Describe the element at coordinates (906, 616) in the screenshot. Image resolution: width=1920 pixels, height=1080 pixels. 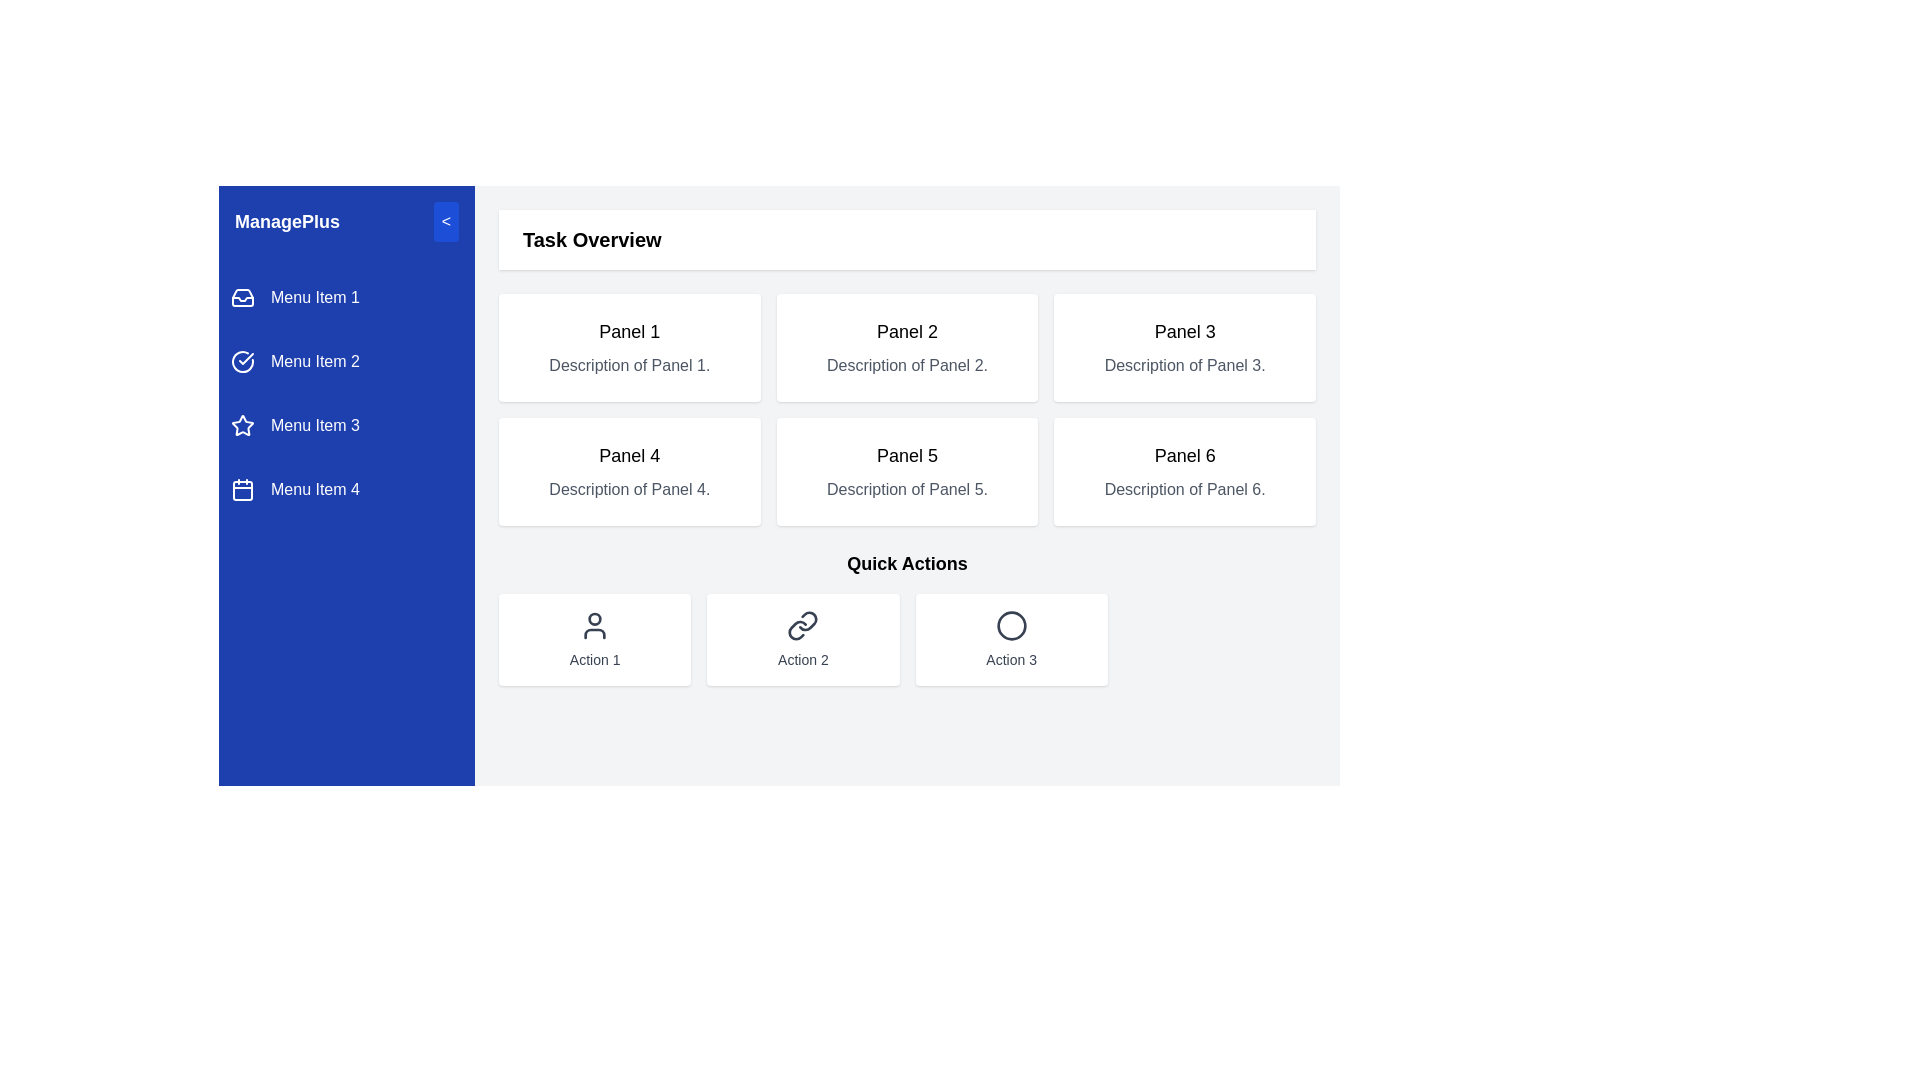
I see `the section with interactive elements located at the lower part of the visible area` at that location.